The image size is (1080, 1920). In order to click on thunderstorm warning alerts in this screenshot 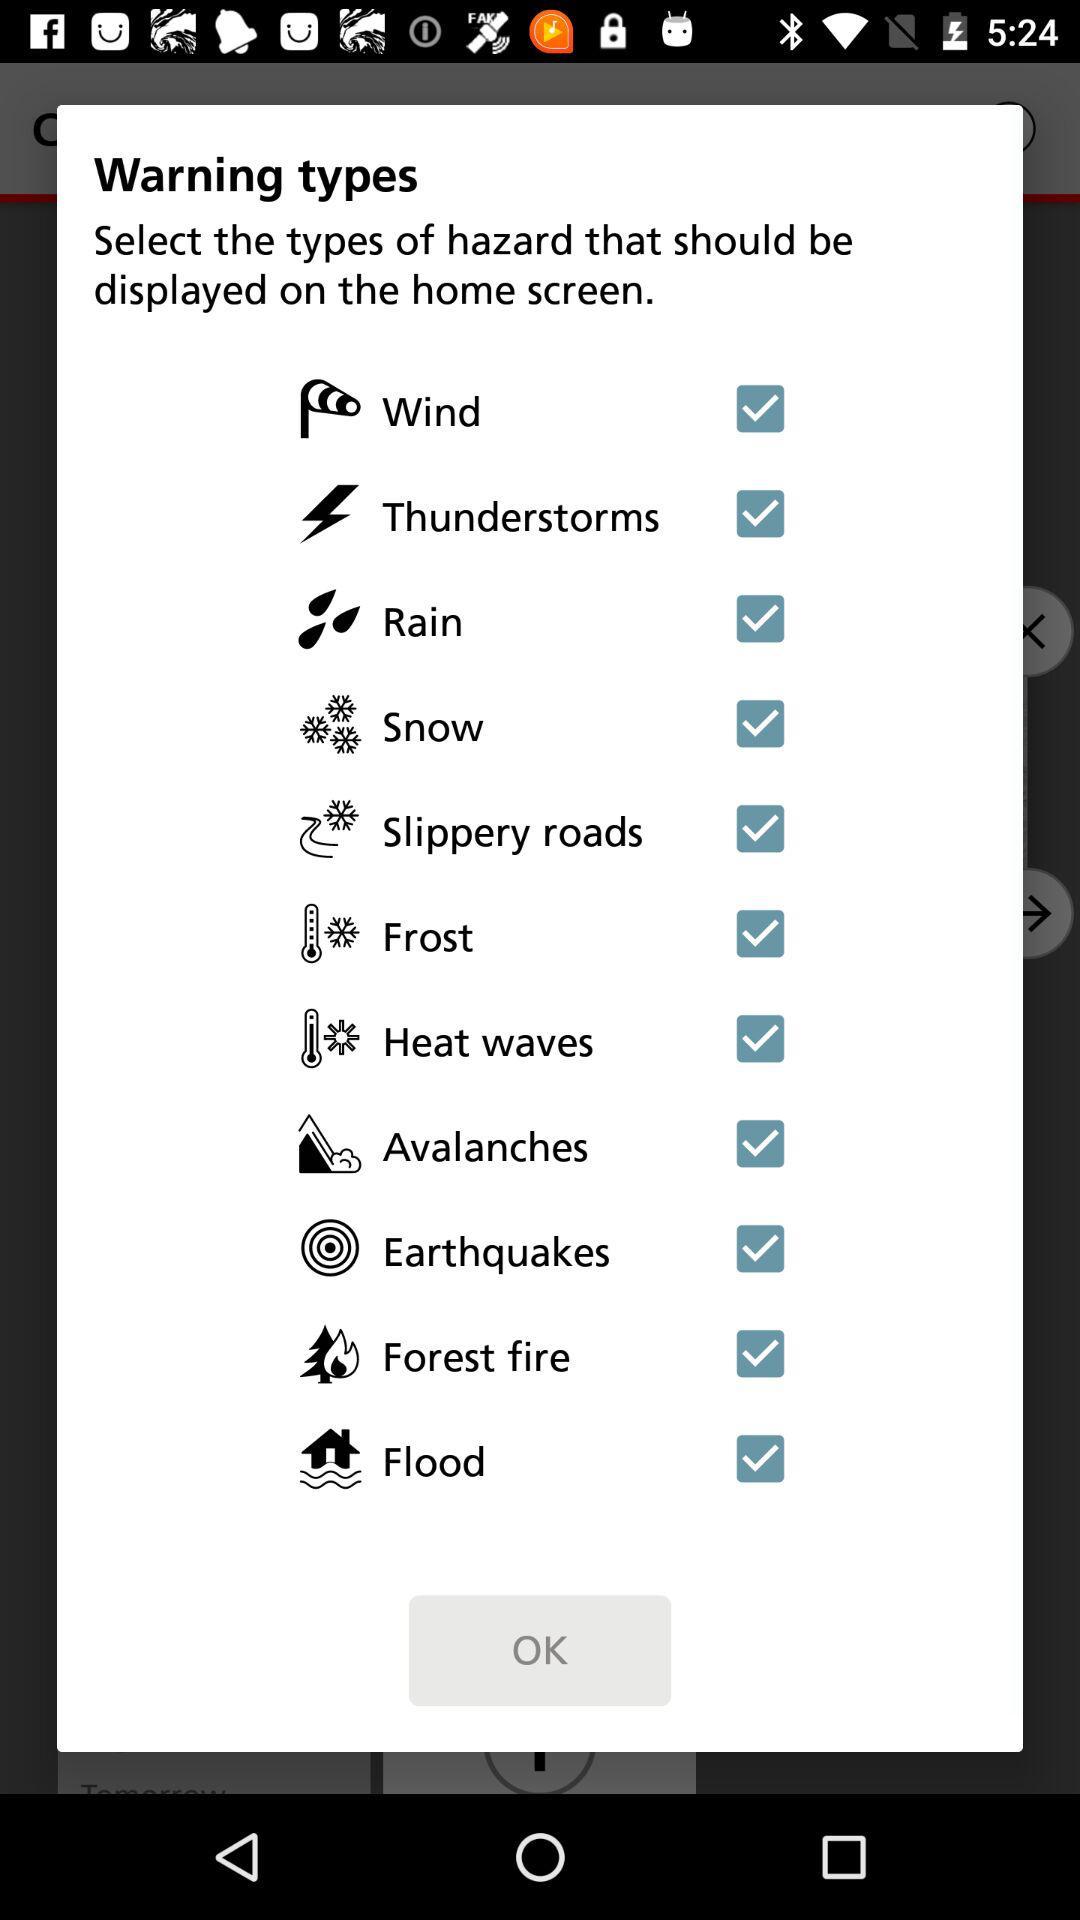, I will do `click(760, 513)`.